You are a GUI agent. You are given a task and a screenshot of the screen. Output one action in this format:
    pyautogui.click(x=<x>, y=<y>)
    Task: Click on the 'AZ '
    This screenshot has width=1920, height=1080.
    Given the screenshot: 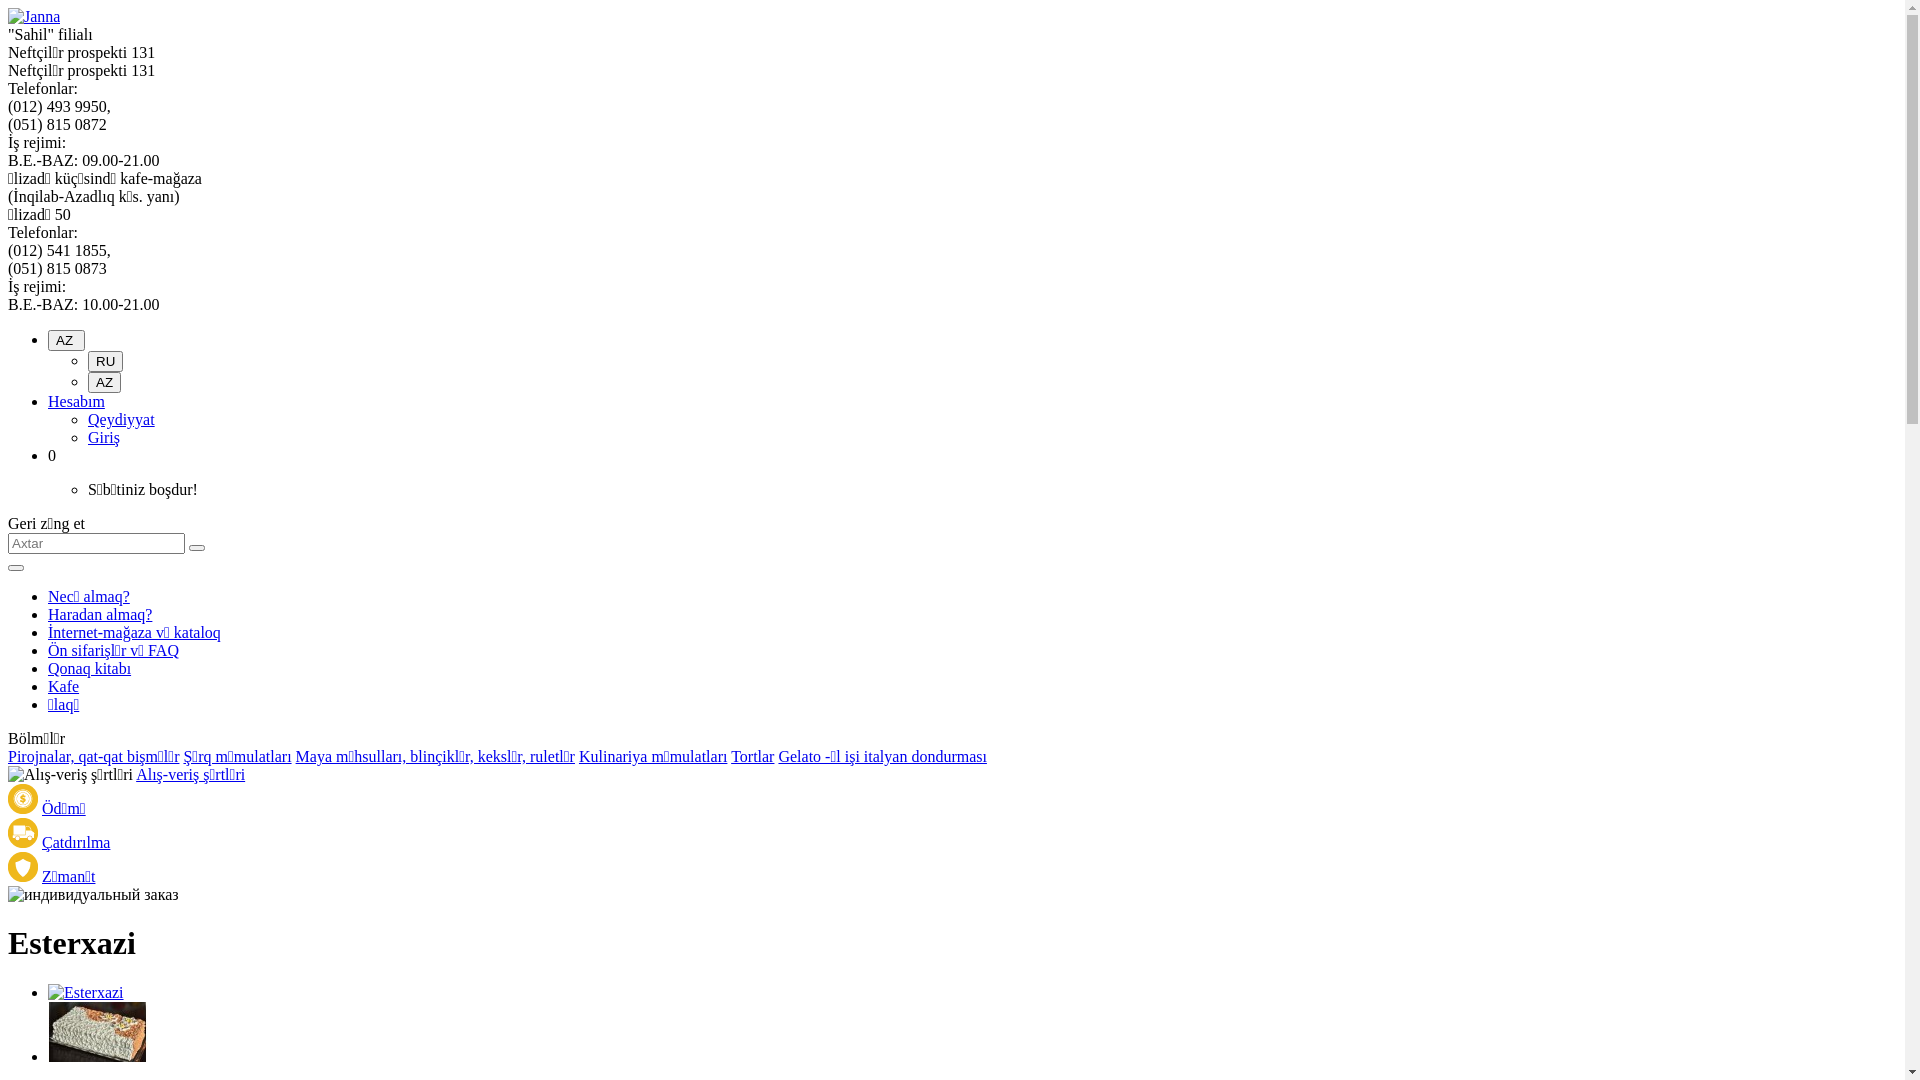 What is the action you would take?
    pyautogui.click(x=66, y=339)
    